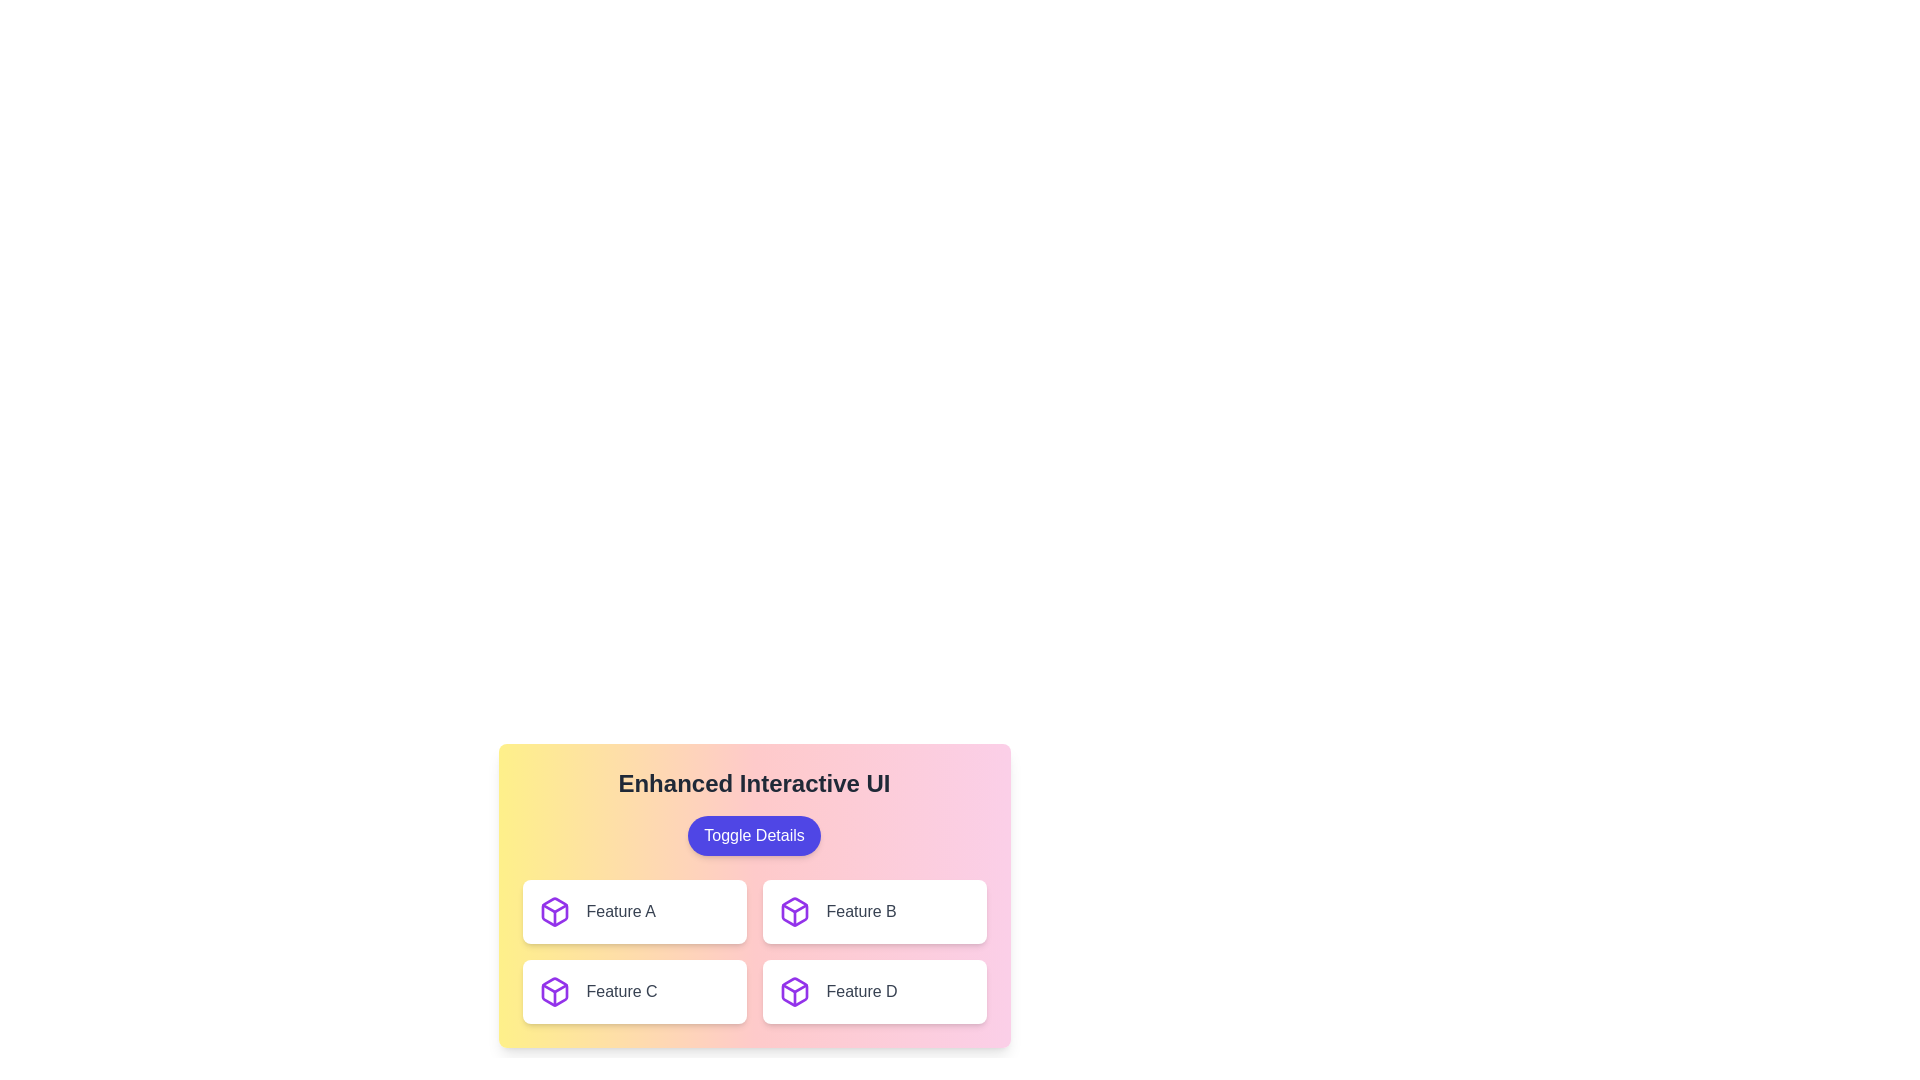 This screenshot has width=1920, height=1080. Describe the element at coordinates (621, 991) in the screenshot. I see `the text label displaying 'Feature C', which is styled in gray color and positioned in the third row of a four-item grid` at that location.